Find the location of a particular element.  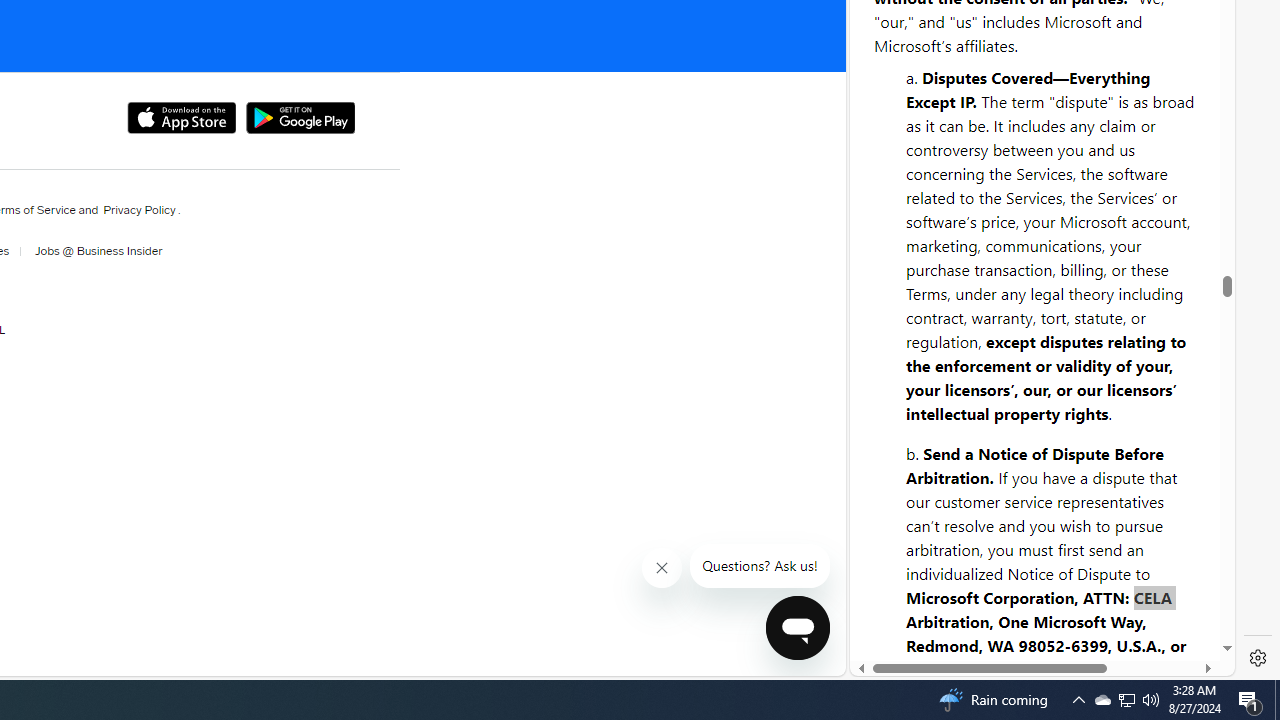

'Privacy Policy' is located at coordinates (138, 209).